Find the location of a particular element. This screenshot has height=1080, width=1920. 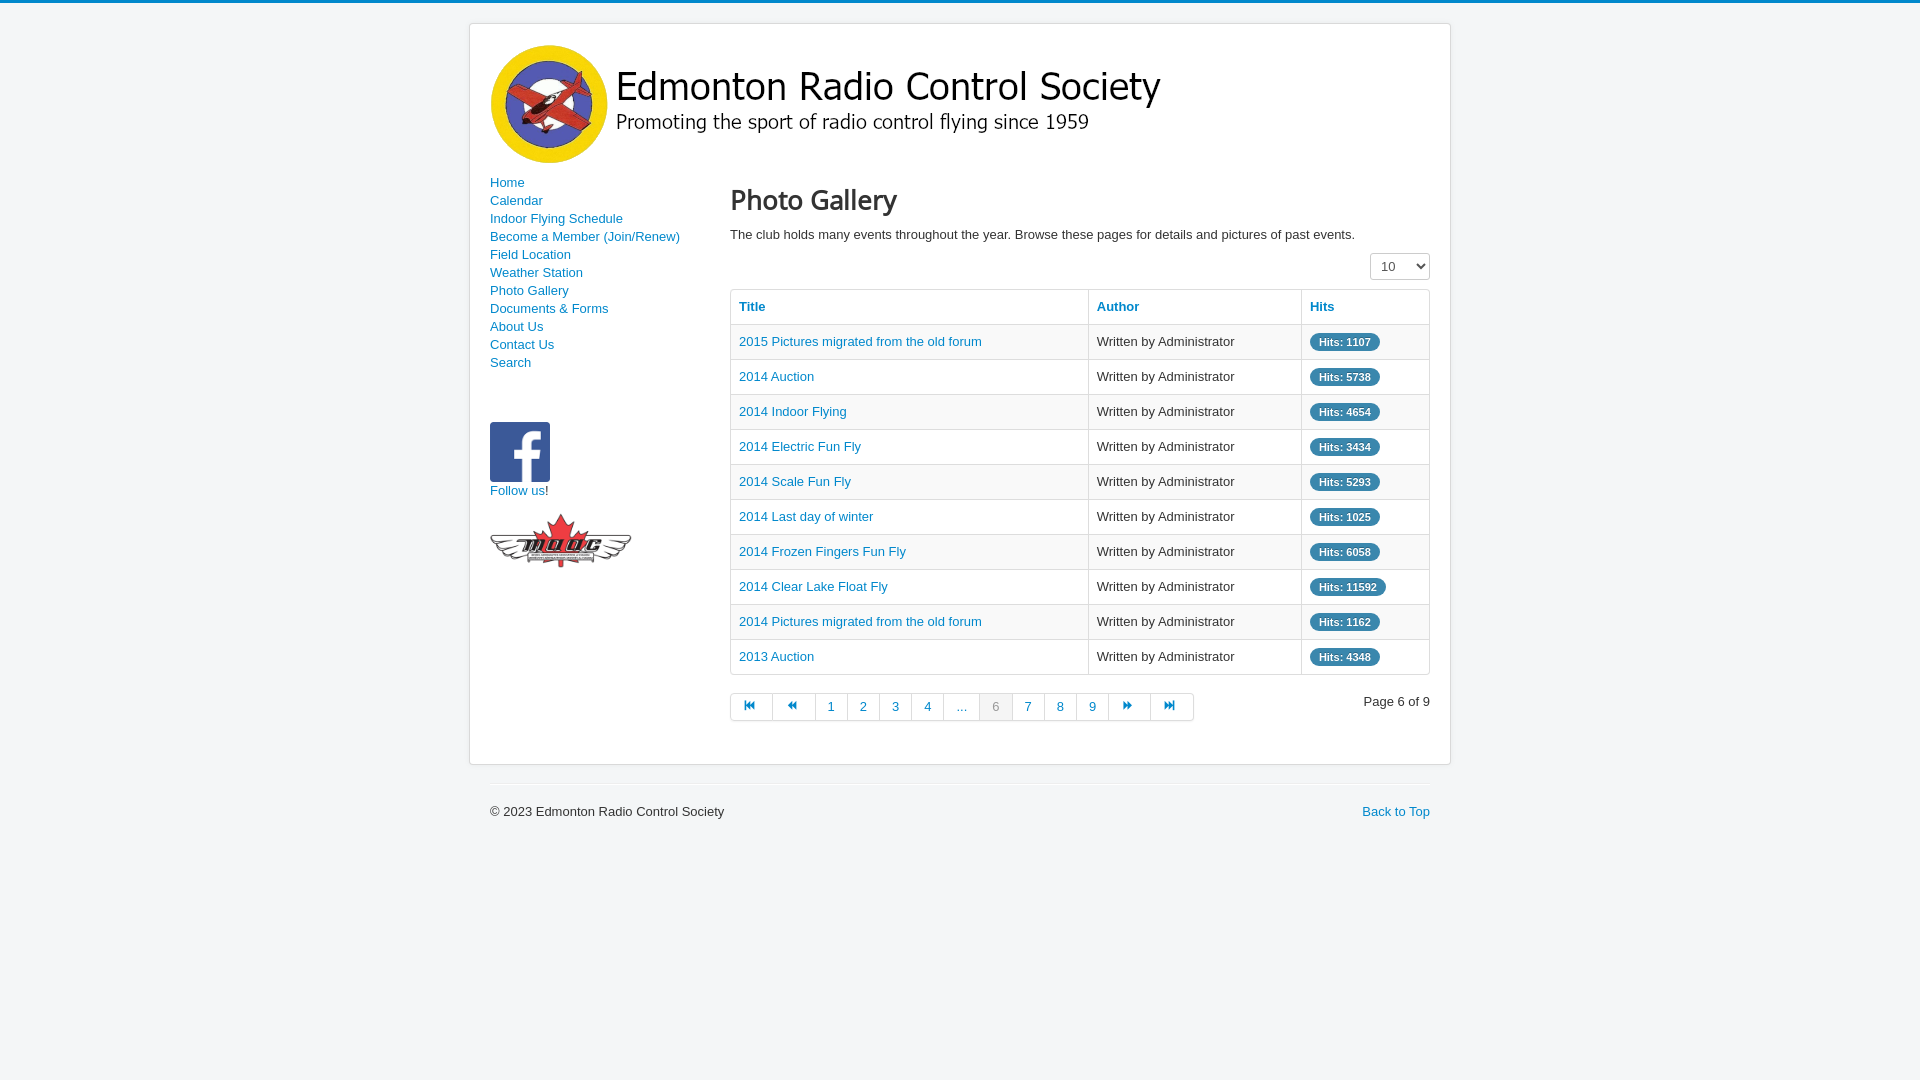

'Become a Member (Join/Renew)' is located at coordinates (599, 235).